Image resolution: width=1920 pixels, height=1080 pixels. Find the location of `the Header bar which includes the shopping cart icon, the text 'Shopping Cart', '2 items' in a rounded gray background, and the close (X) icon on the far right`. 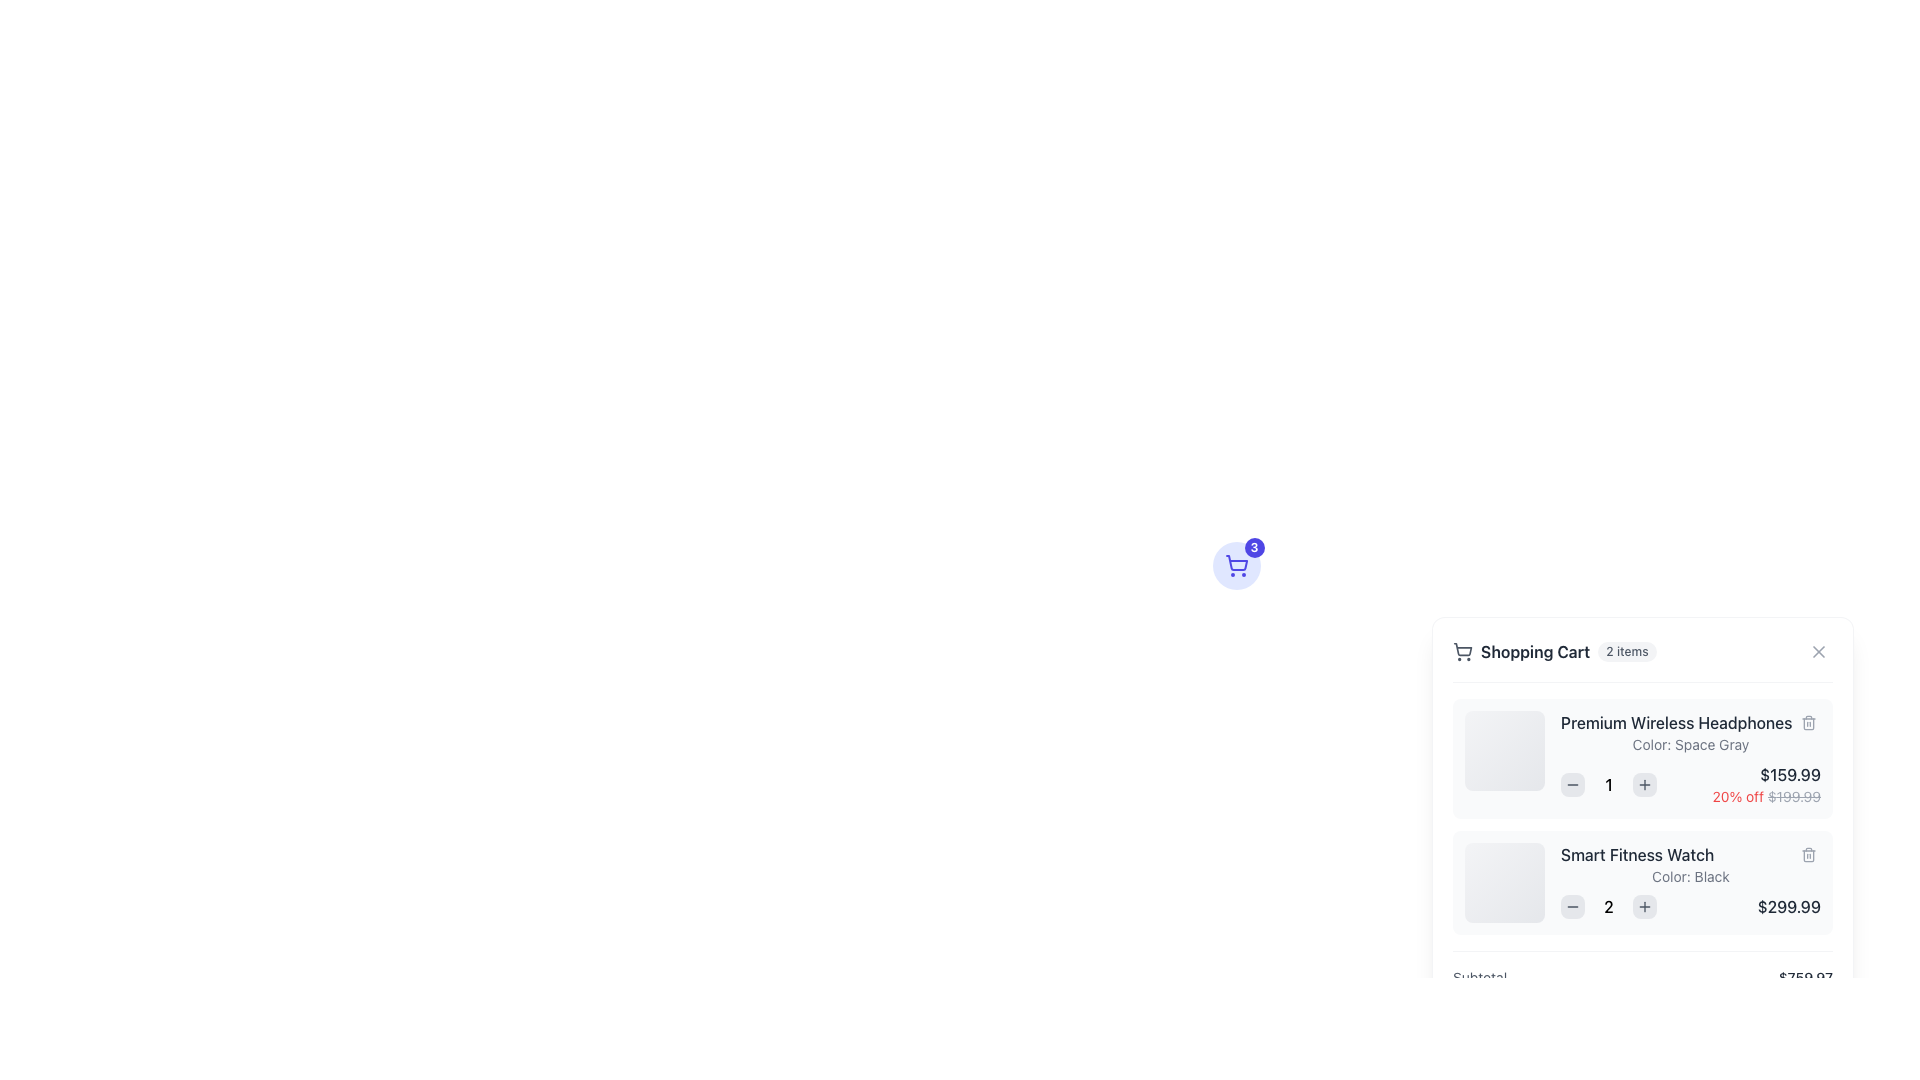

the Header bar which includes the shopping cart icon, the text 'Shopping Cart', '2 items' in a rounded gray background, and the close (X) icon on the far right is located at coordinates (1642, 659).